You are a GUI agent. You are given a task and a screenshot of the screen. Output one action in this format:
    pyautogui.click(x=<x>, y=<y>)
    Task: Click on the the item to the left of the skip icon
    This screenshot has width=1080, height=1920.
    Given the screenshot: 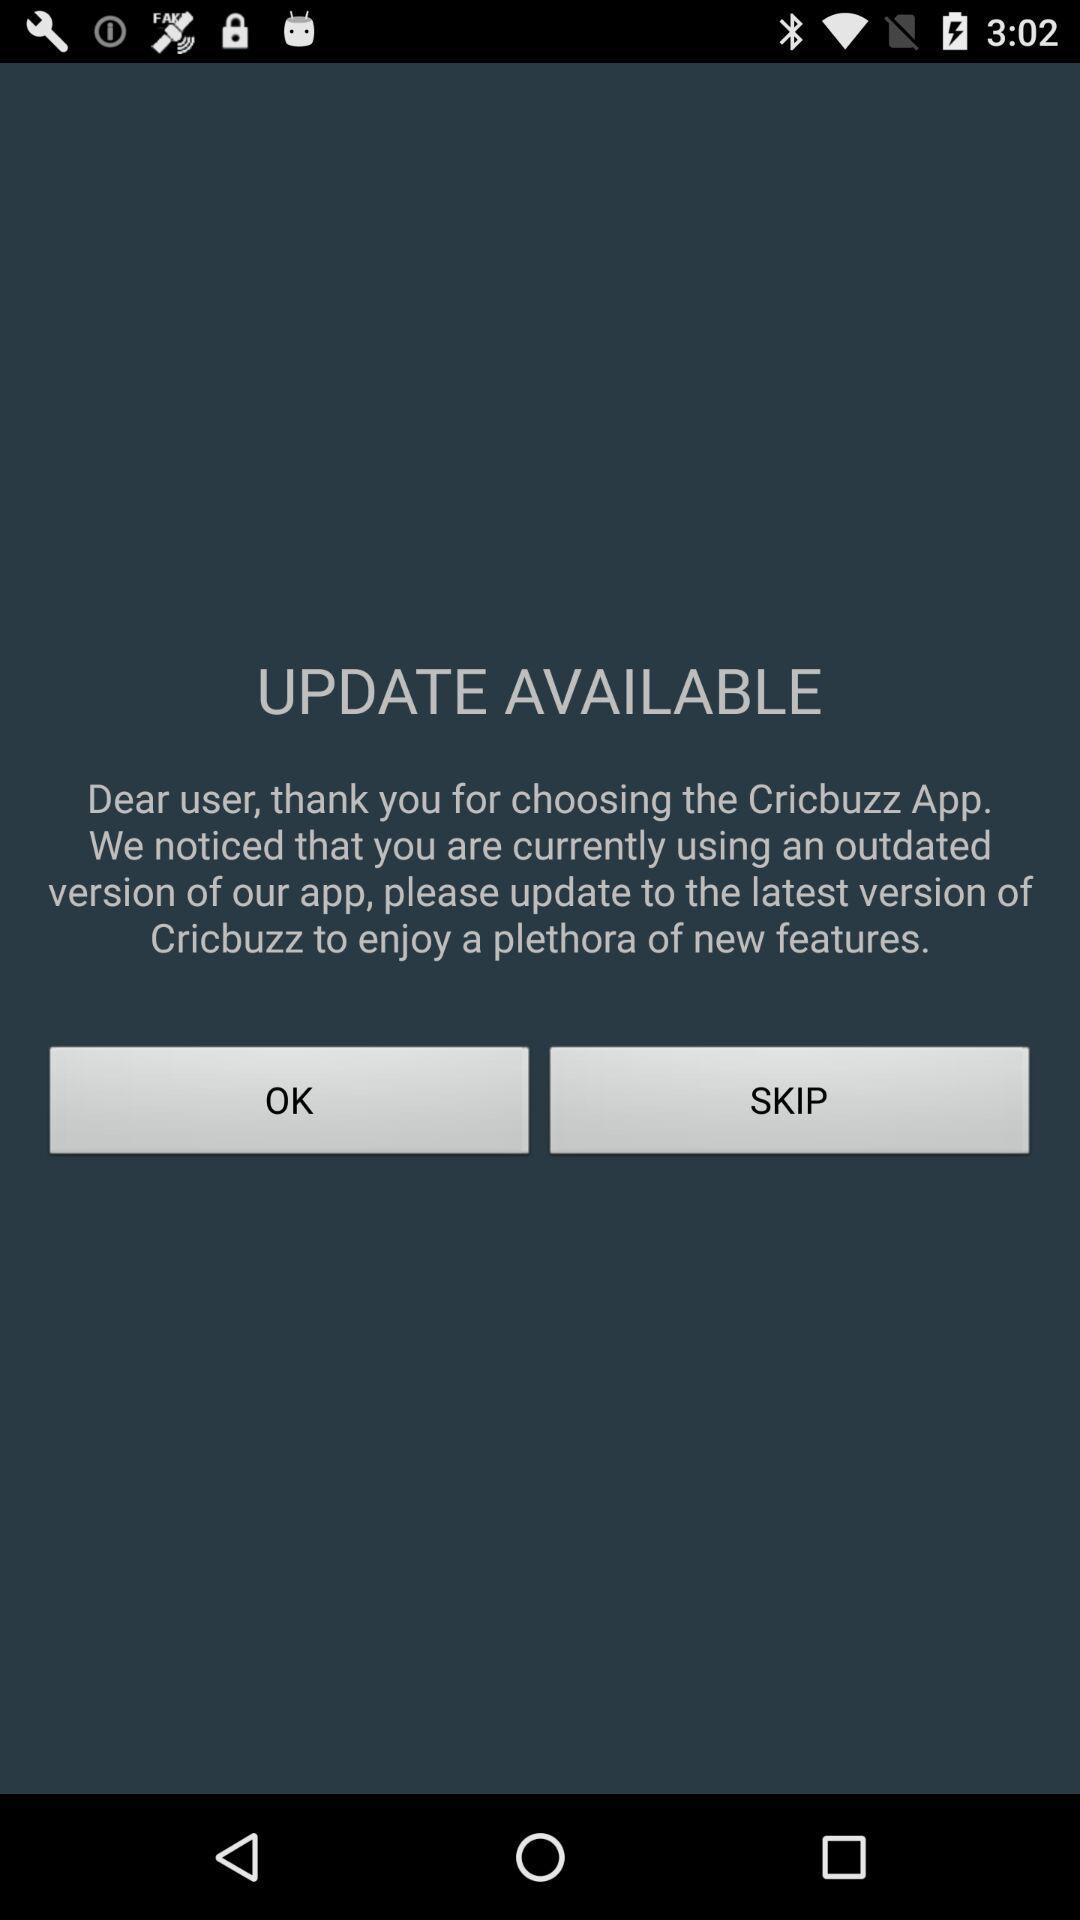 What is the action you would take?
    pyautogui.click(x=289, y=1105)
    